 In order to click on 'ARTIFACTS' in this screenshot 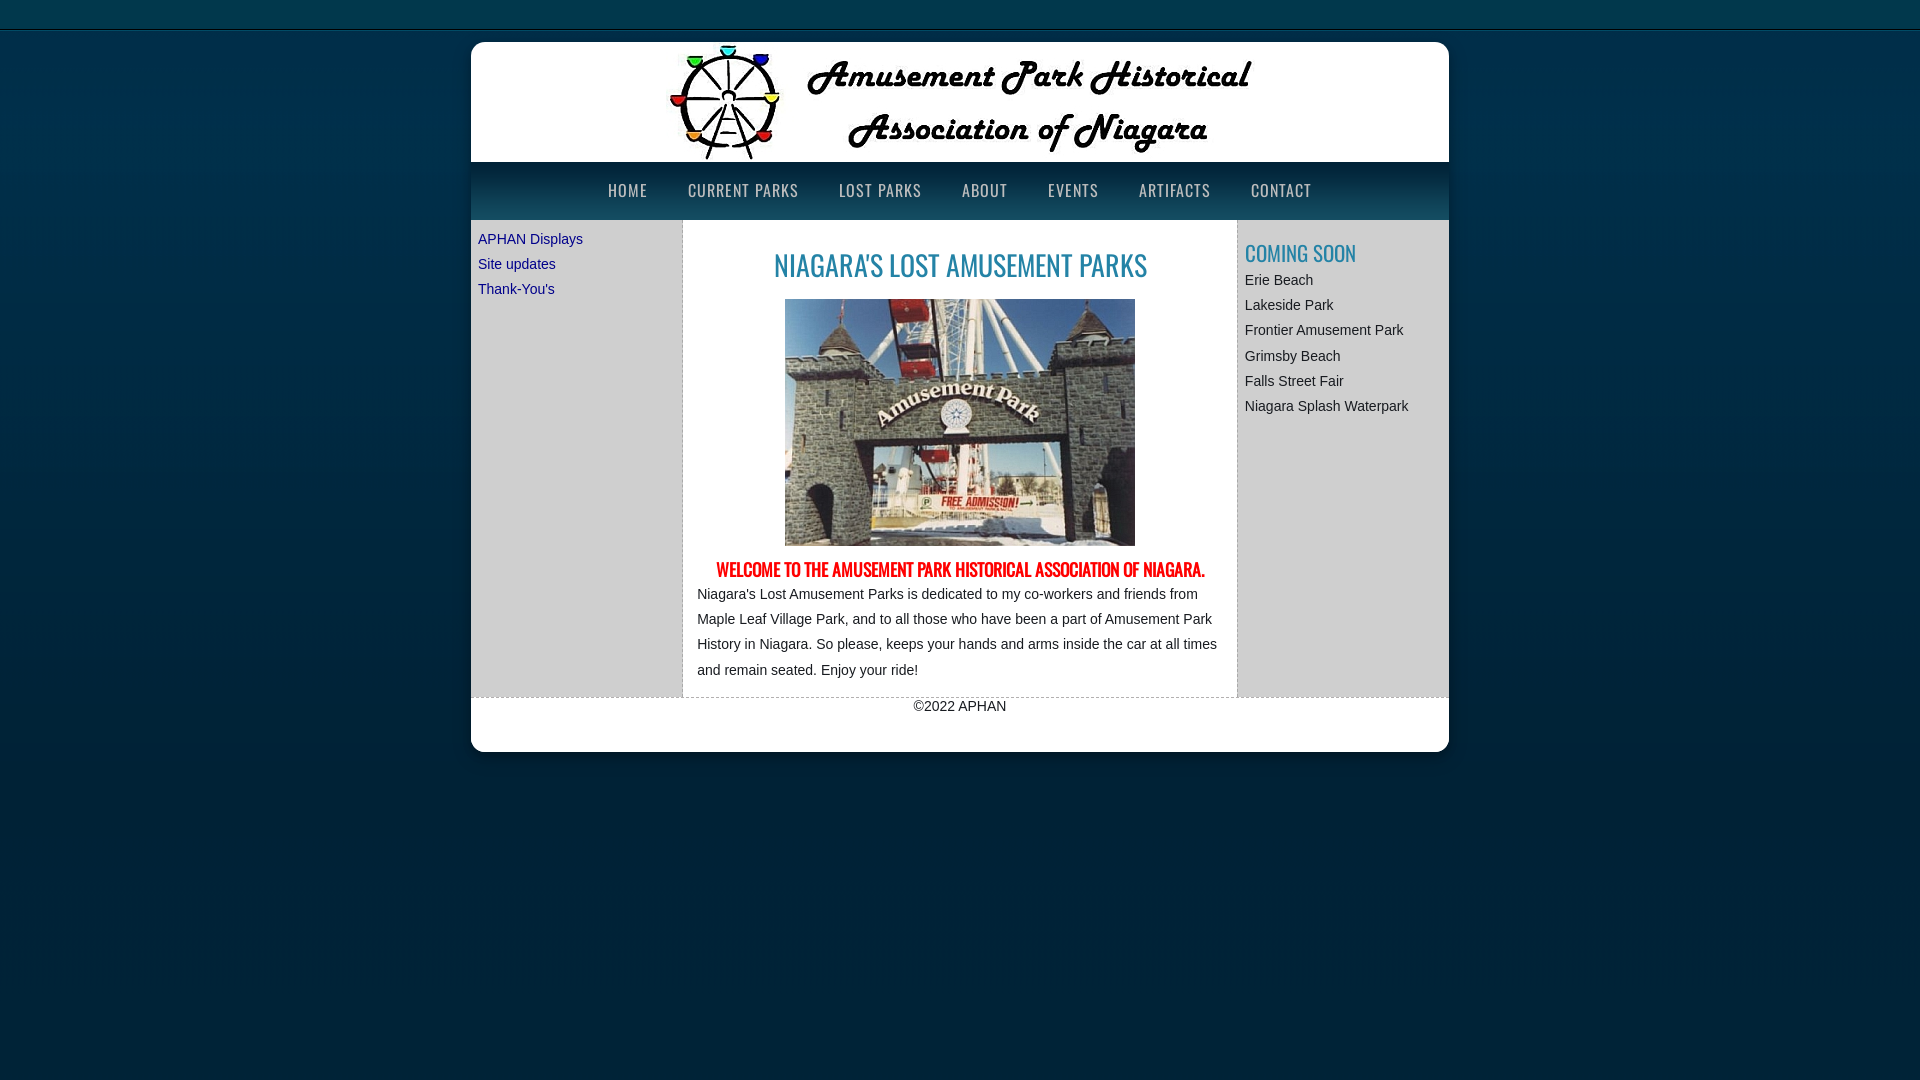, I will do `click(1123, 189)`.